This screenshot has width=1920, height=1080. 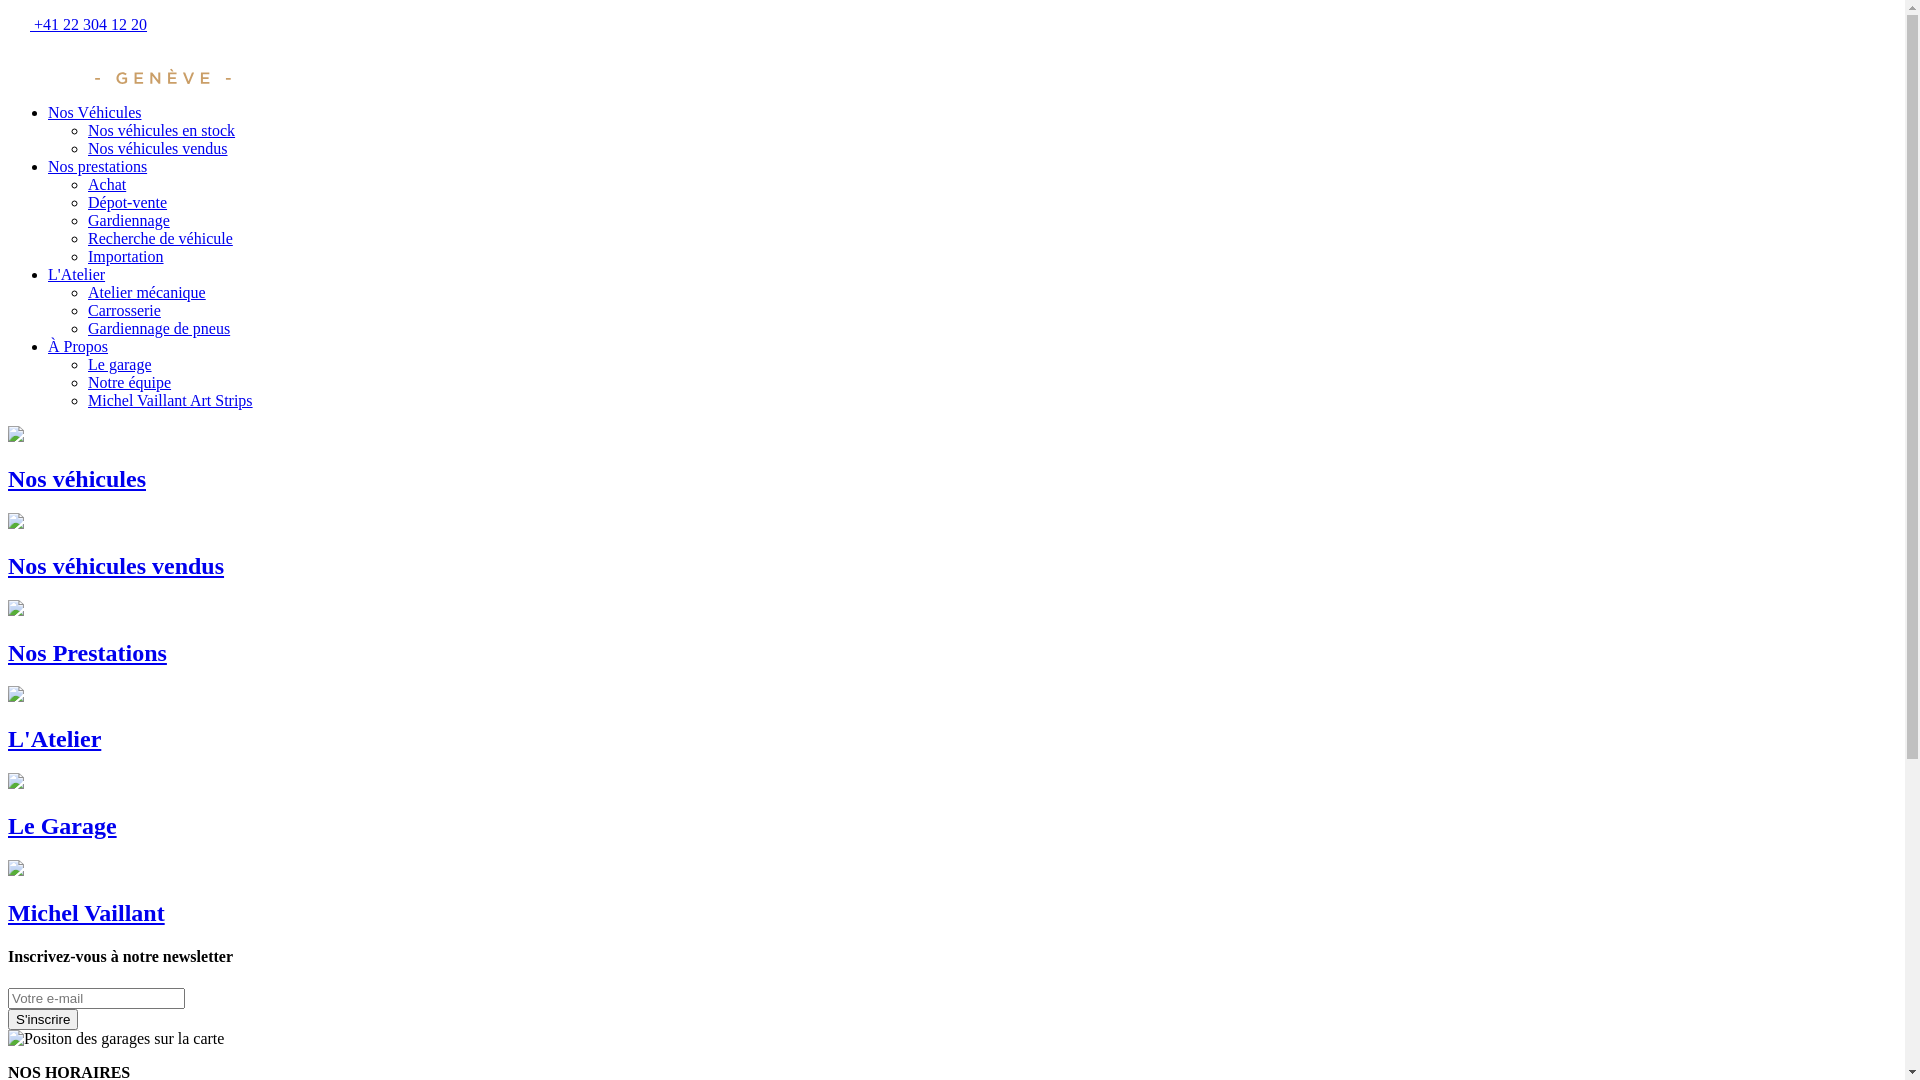 What do you see at coordinates (170, 400) in the screenshot?
I see `'Michel Vaillant Art Strips'` at bounding box center [170, 400].